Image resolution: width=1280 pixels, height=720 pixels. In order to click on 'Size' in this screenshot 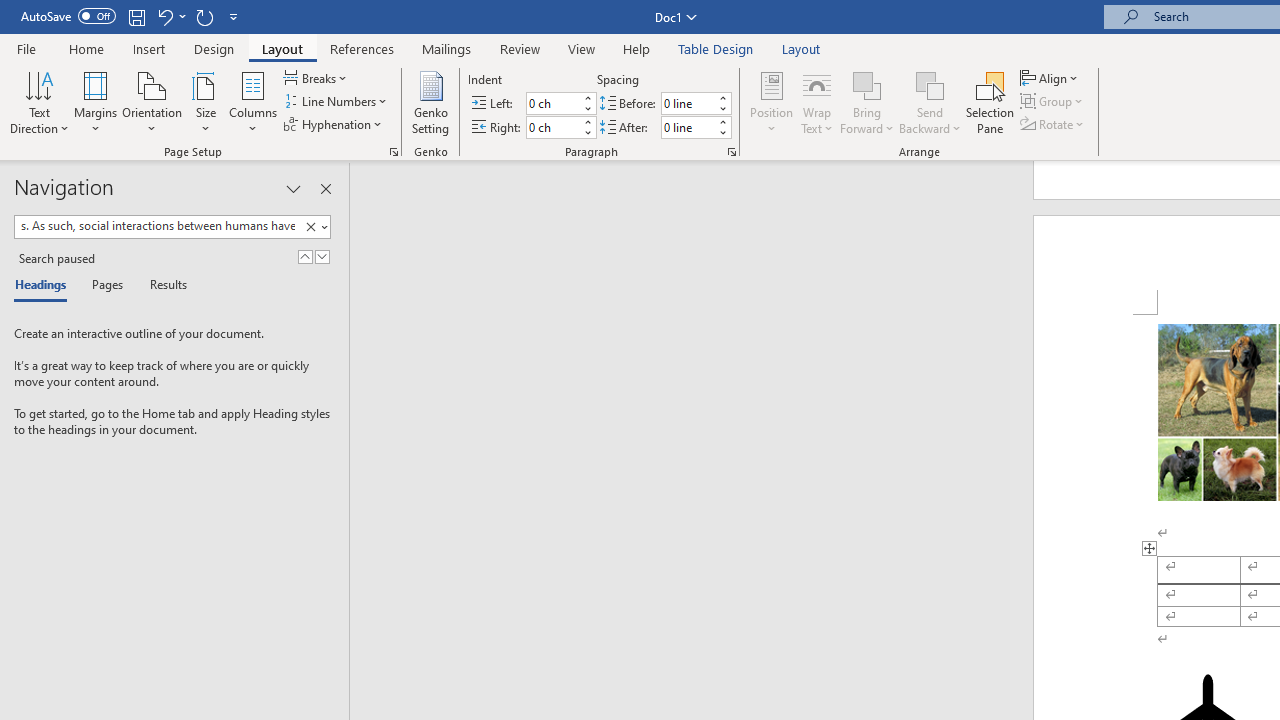, I will do `click(206, 103)`.